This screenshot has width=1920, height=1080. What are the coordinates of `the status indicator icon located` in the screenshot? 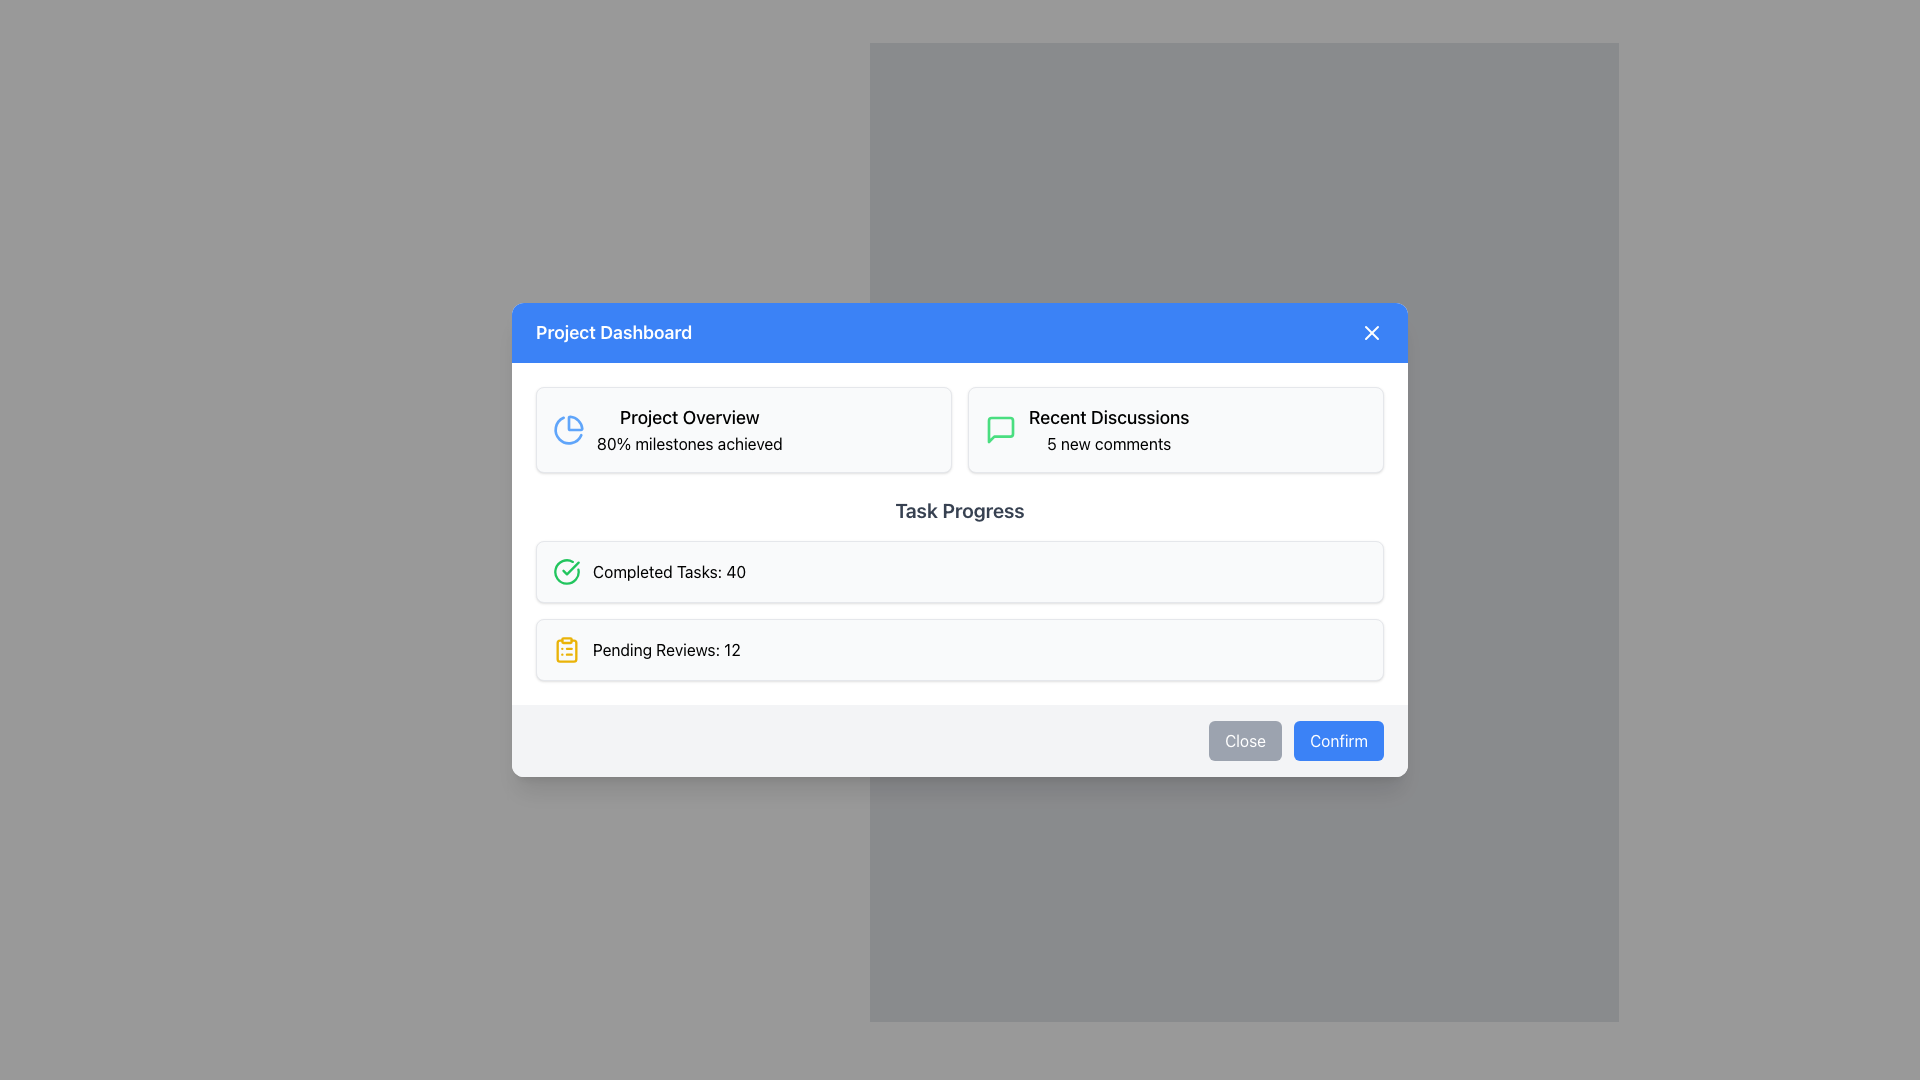 It's located at (565, 571).